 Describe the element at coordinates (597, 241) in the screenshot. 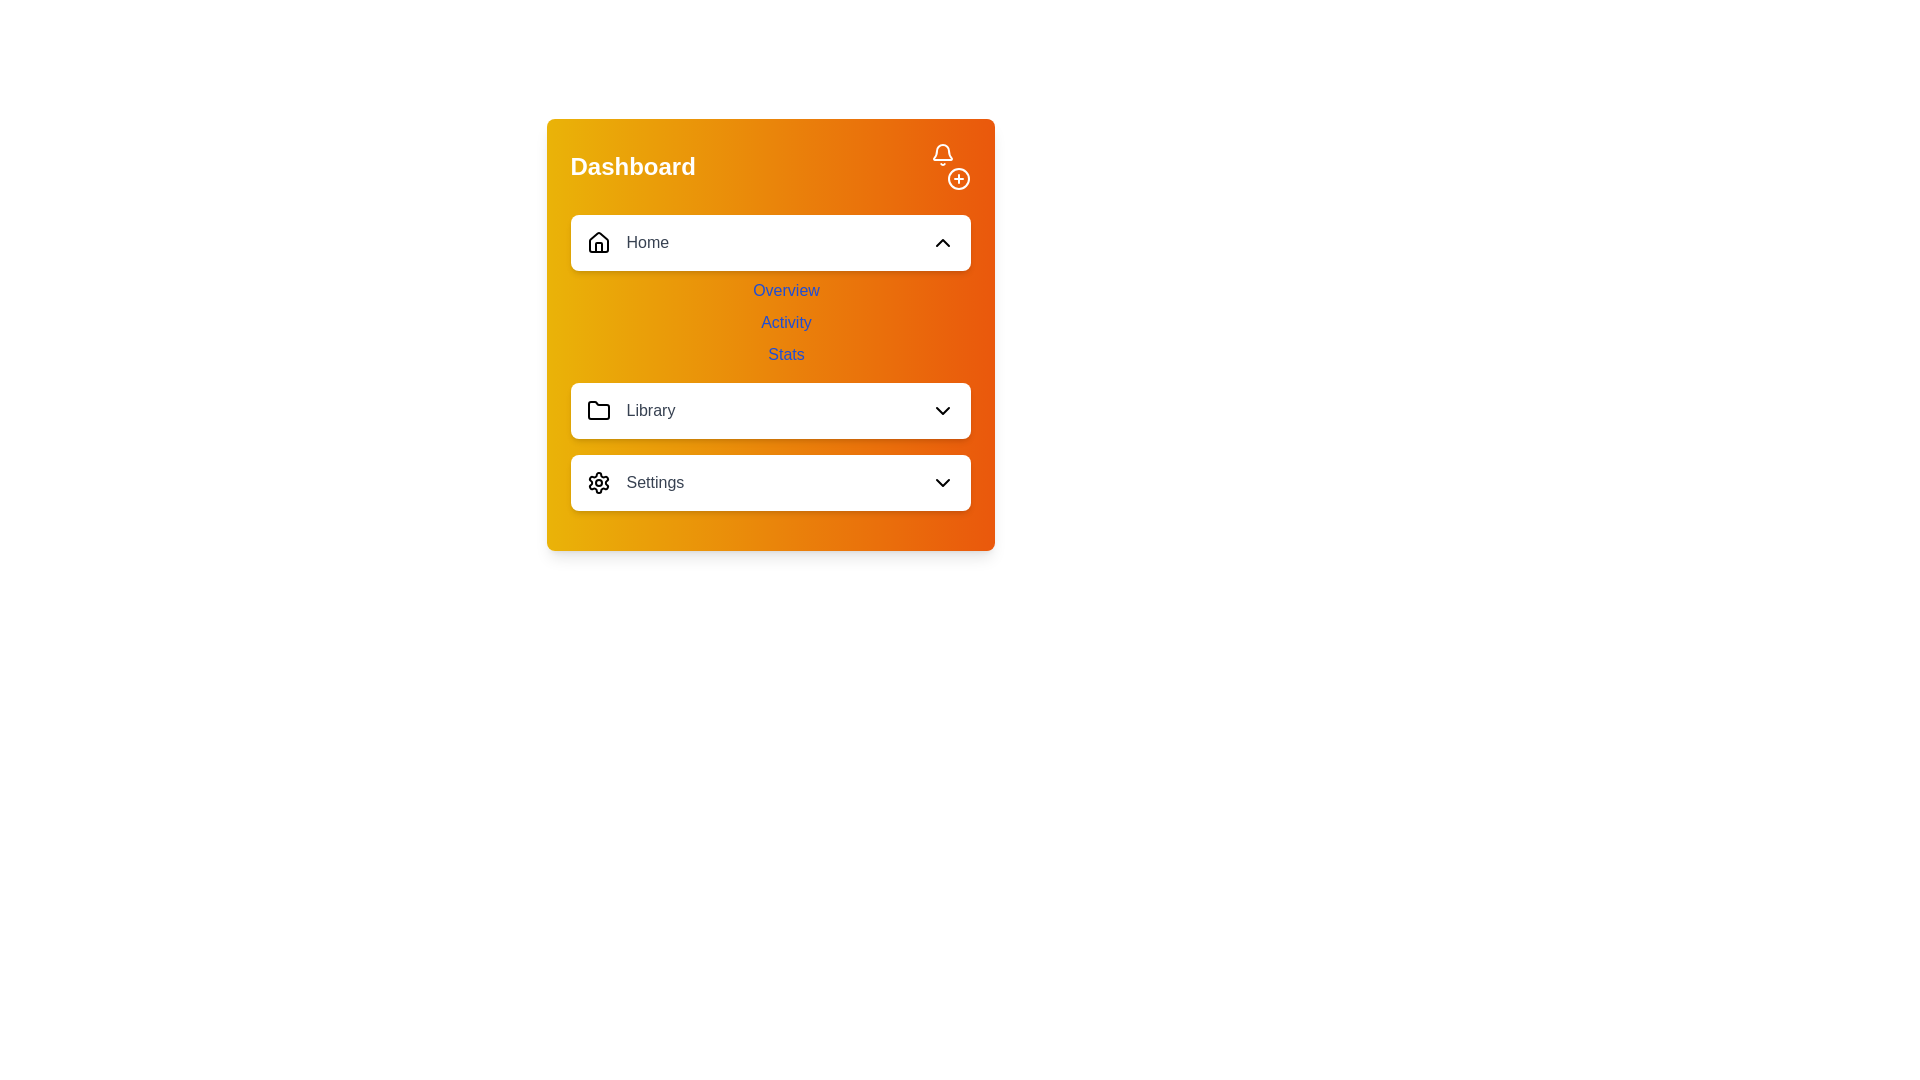

I see `the house-shaped icon with a minimalistic design, outlined in black strokes, located at the specified coordinates` at that location.